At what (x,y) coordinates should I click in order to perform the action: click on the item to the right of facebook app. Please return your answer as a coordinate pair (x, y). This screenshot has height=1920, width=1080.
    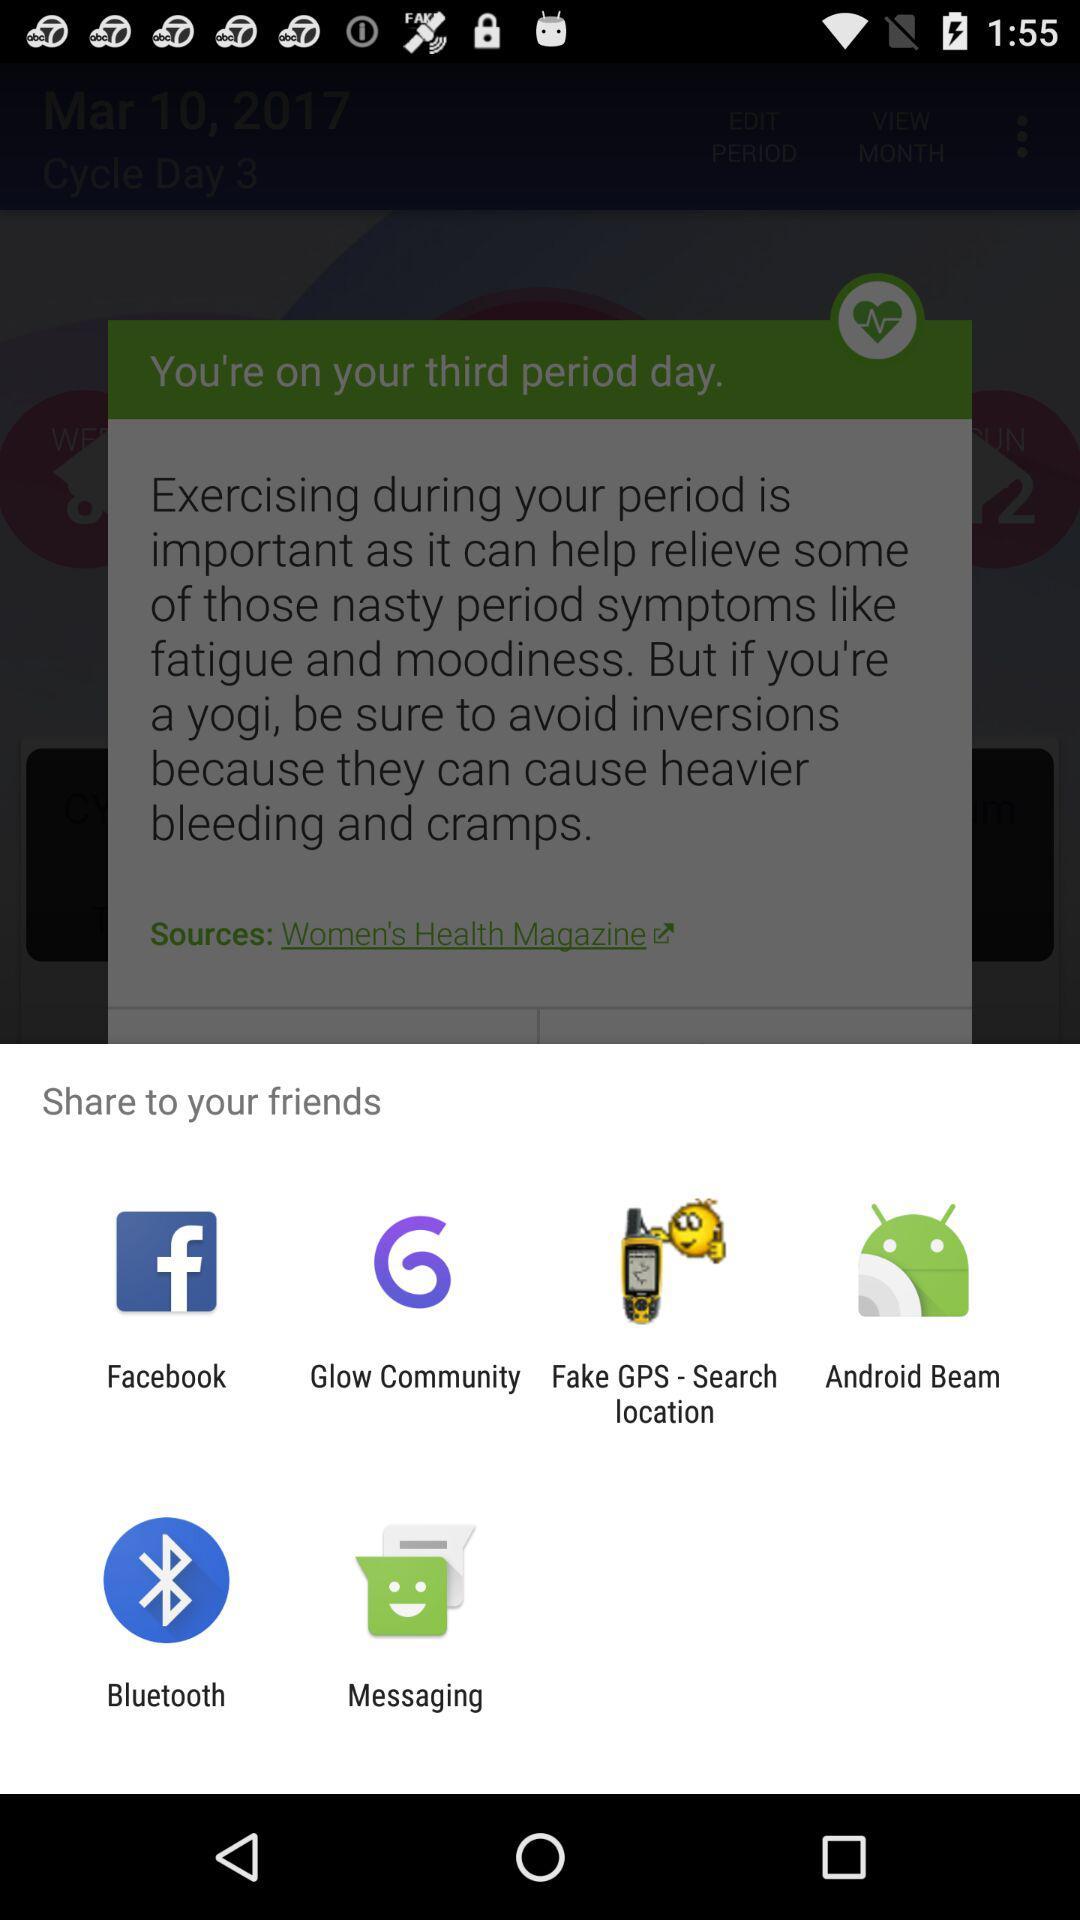
    Looking at the image, I should click on (414, 1392).